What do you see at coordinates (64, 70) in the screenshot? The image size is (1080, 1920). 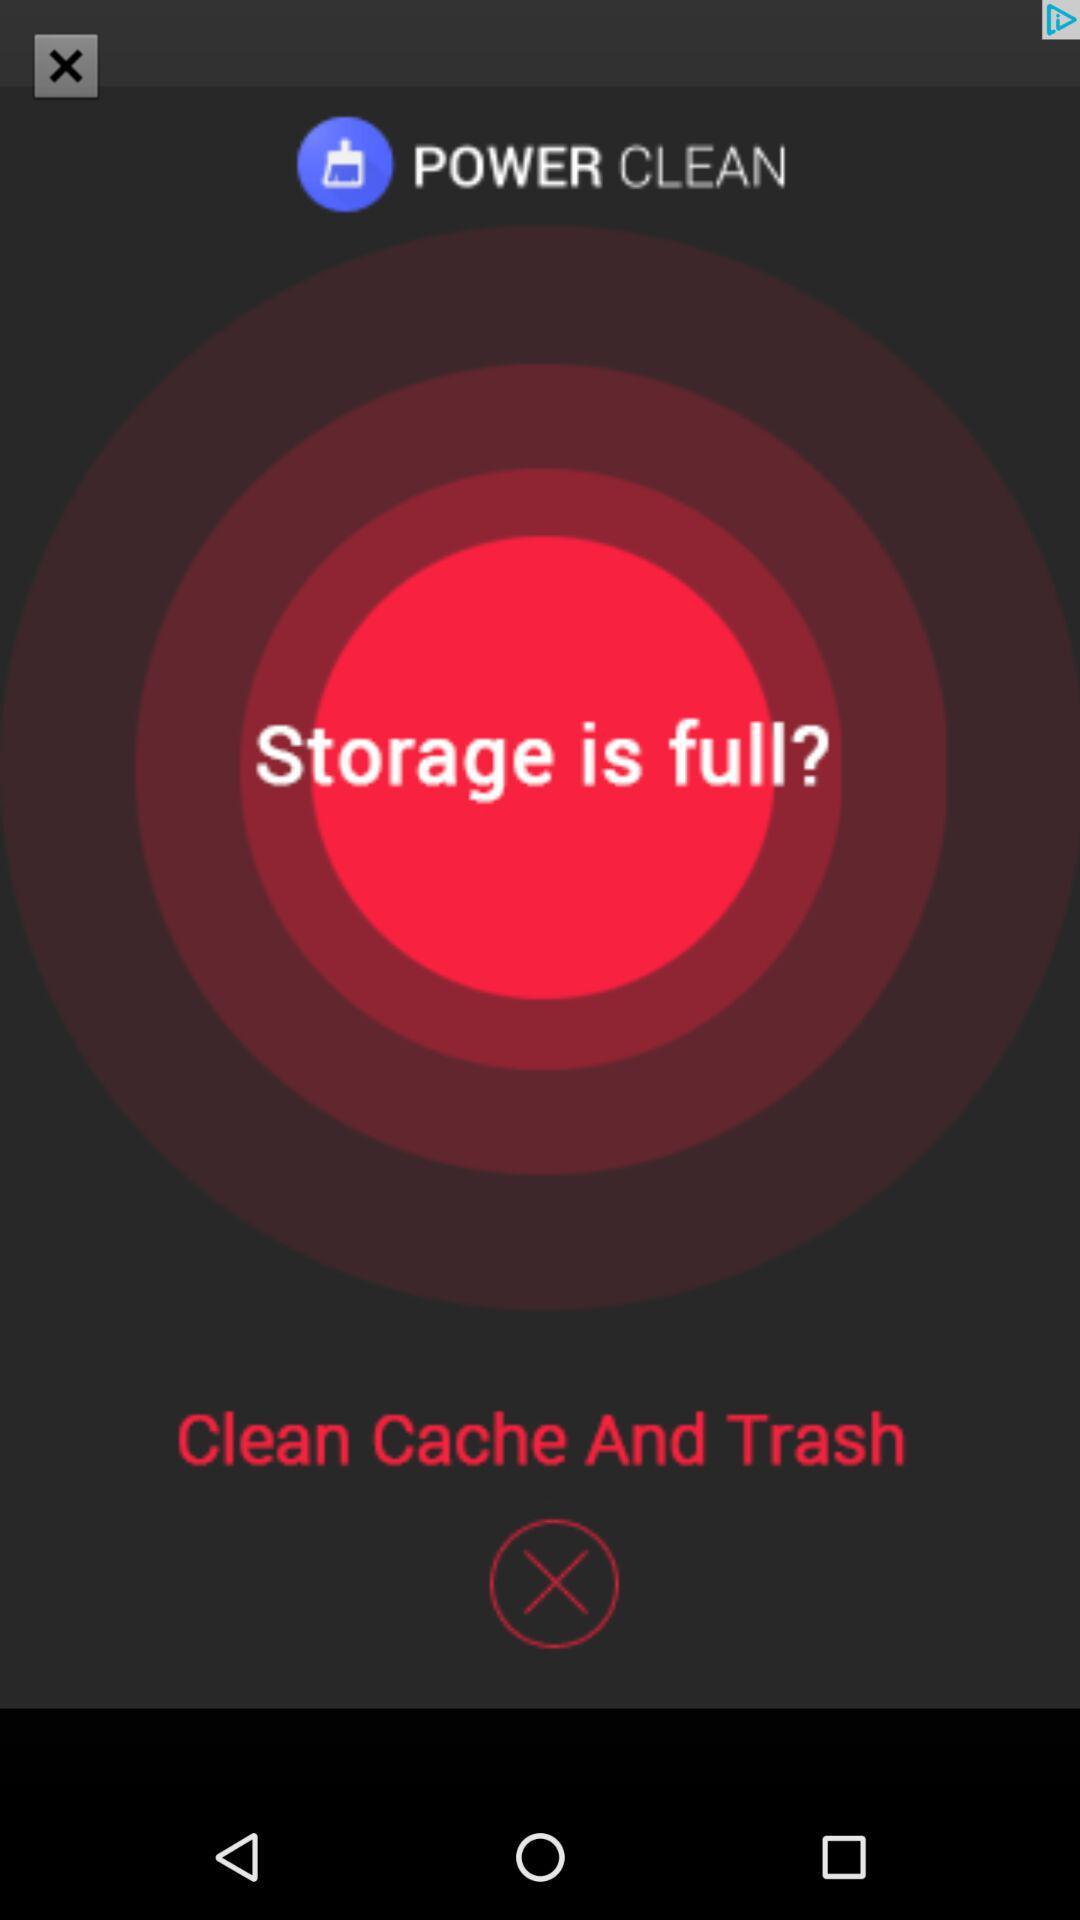 I see `the close icon` at bounding box center [64, 70].